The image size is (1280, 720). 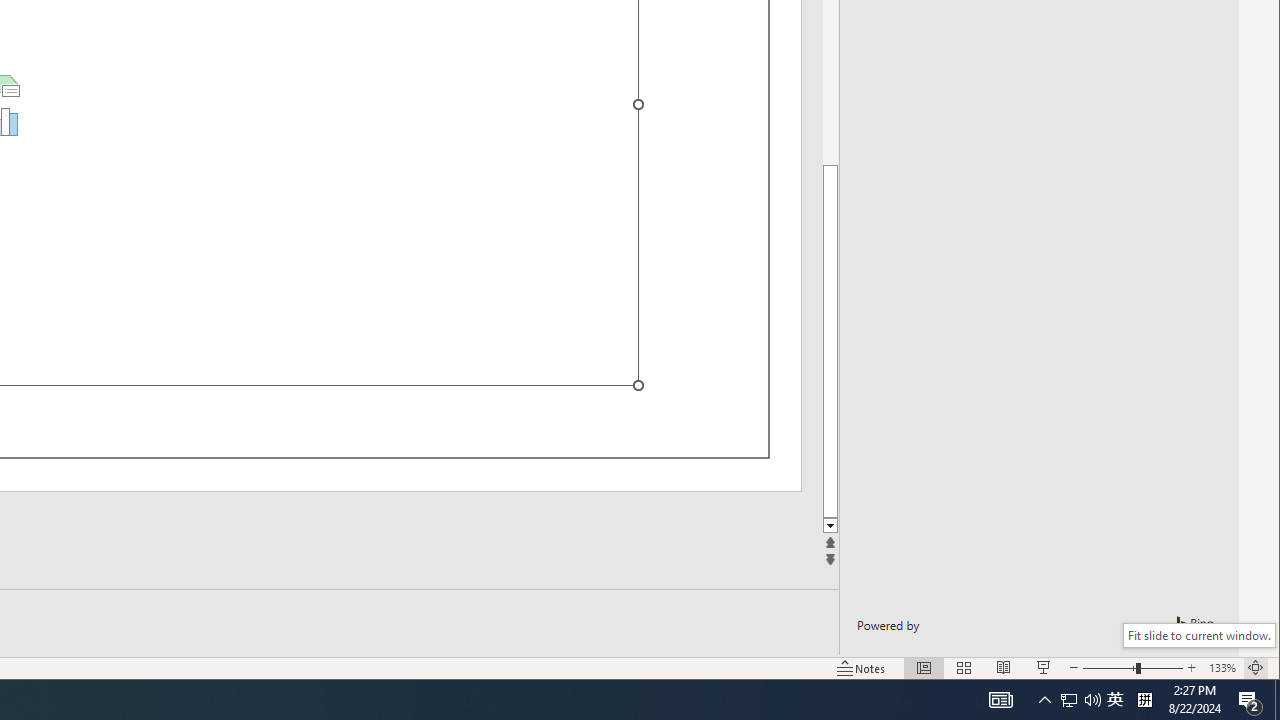 I want to click on 'Zoom 133%', so click(x=1221, y=668).